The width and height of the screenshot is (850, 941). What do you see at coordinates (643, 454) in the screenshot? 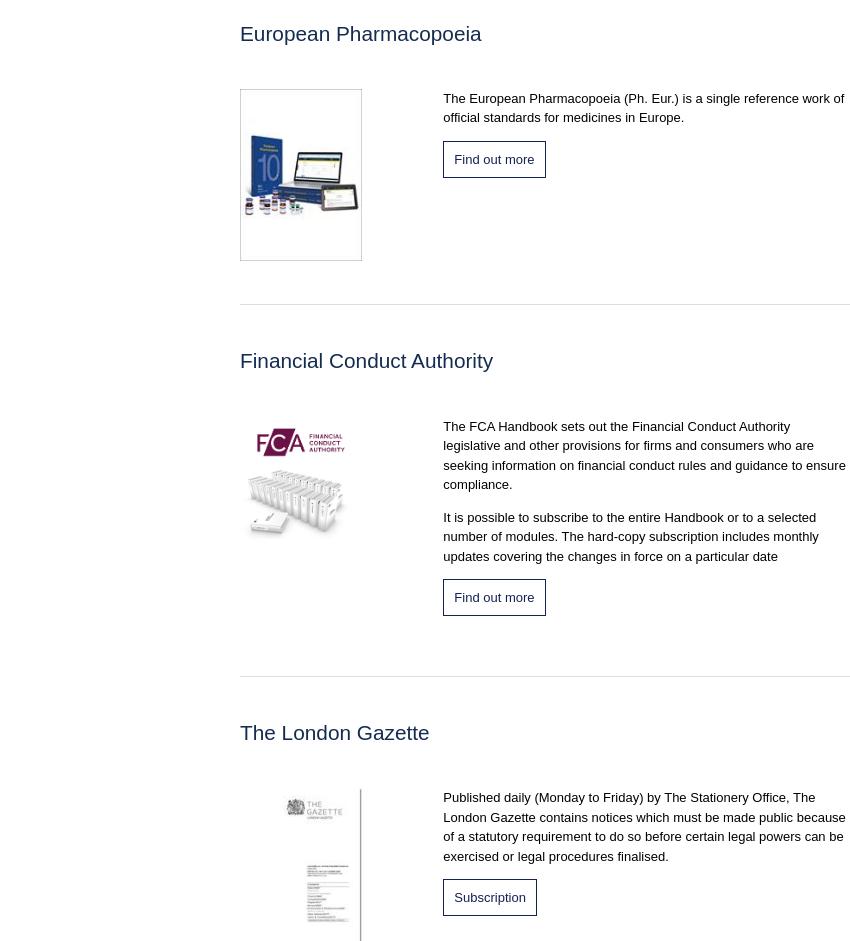
I see `'The FCA Handbook sets out the Financial Conduct Authority
				  legislative and other provisions for firms and consumers who are seeking
				  information on financial conduct rules and guidance to ensure compliance.'` at bounding box center [643, 454].